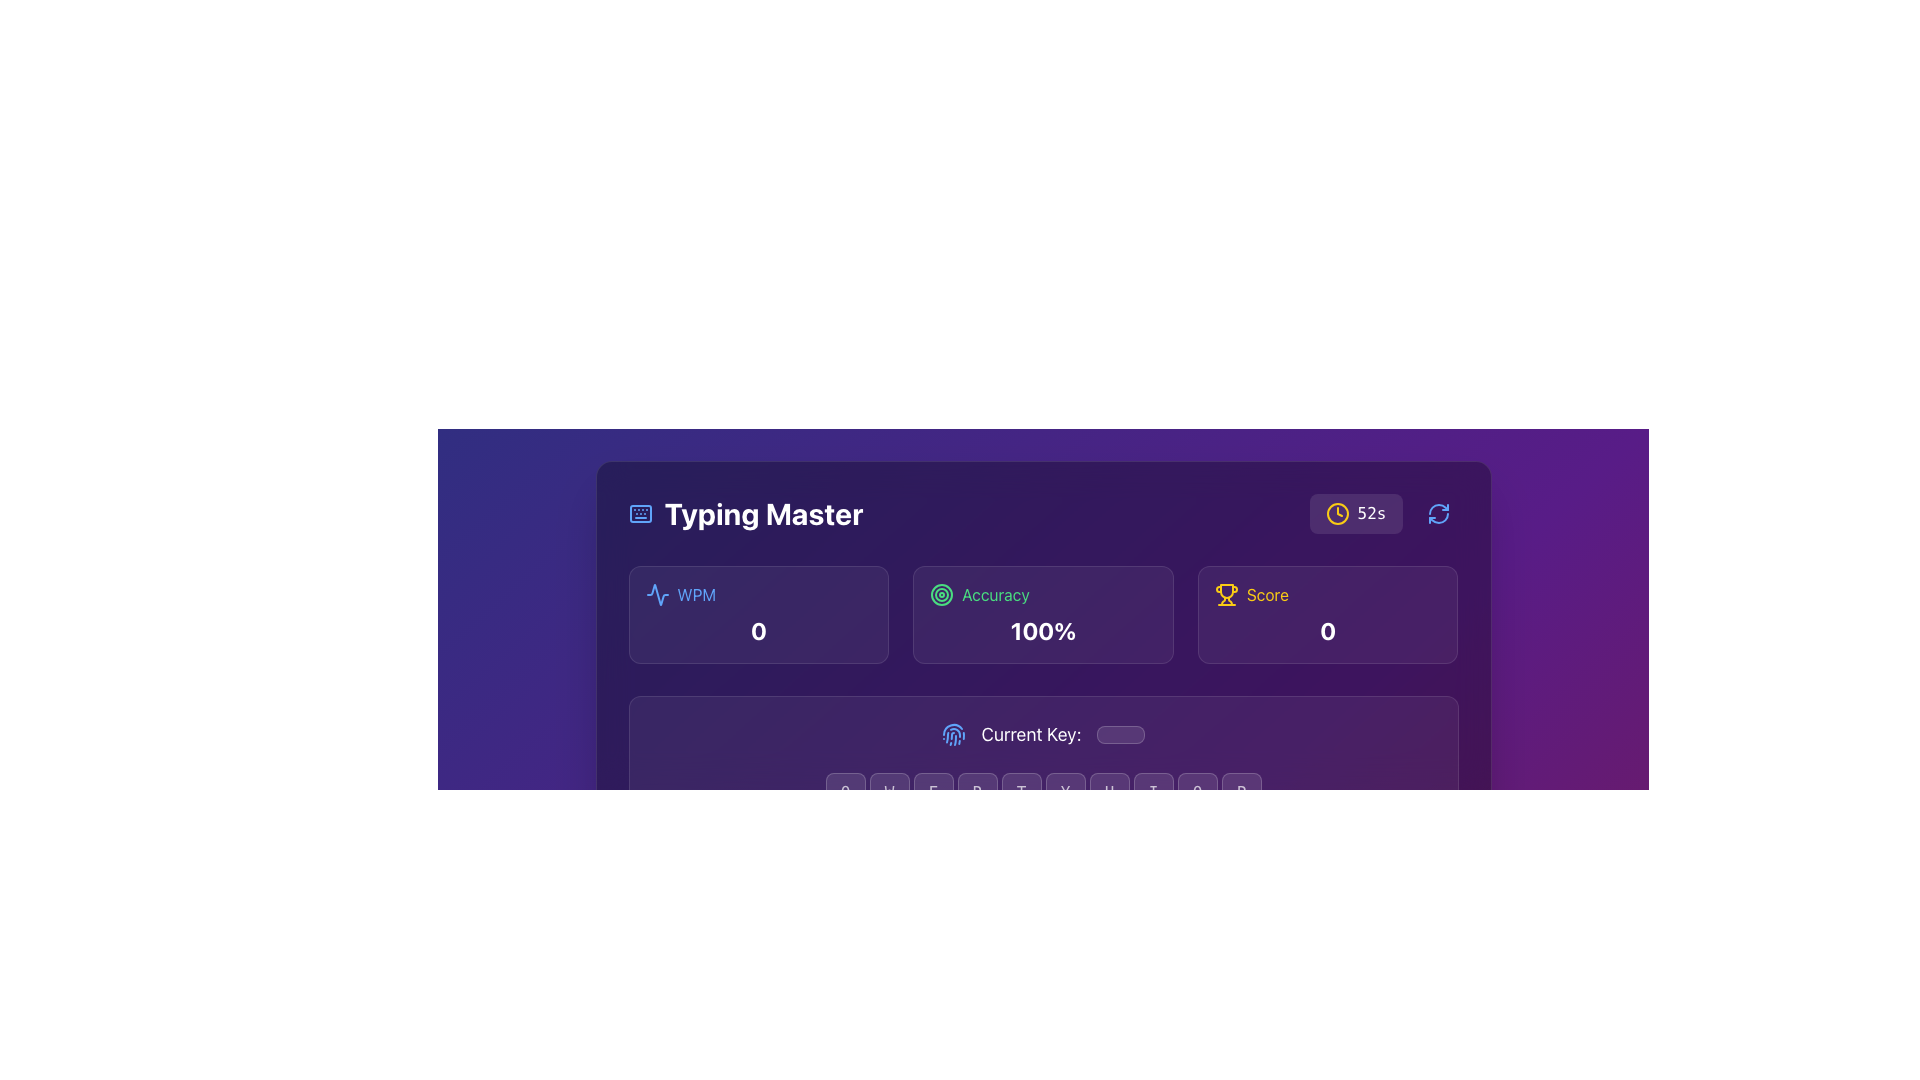 This screenshot has height=1080, width=1920. Describe the element at coordinates (757, 631) in the screenshot. I see `value displayed in the bold, white-colored numeral '0' located on the left side of the upper panel under the 'WPM' label` at that location.